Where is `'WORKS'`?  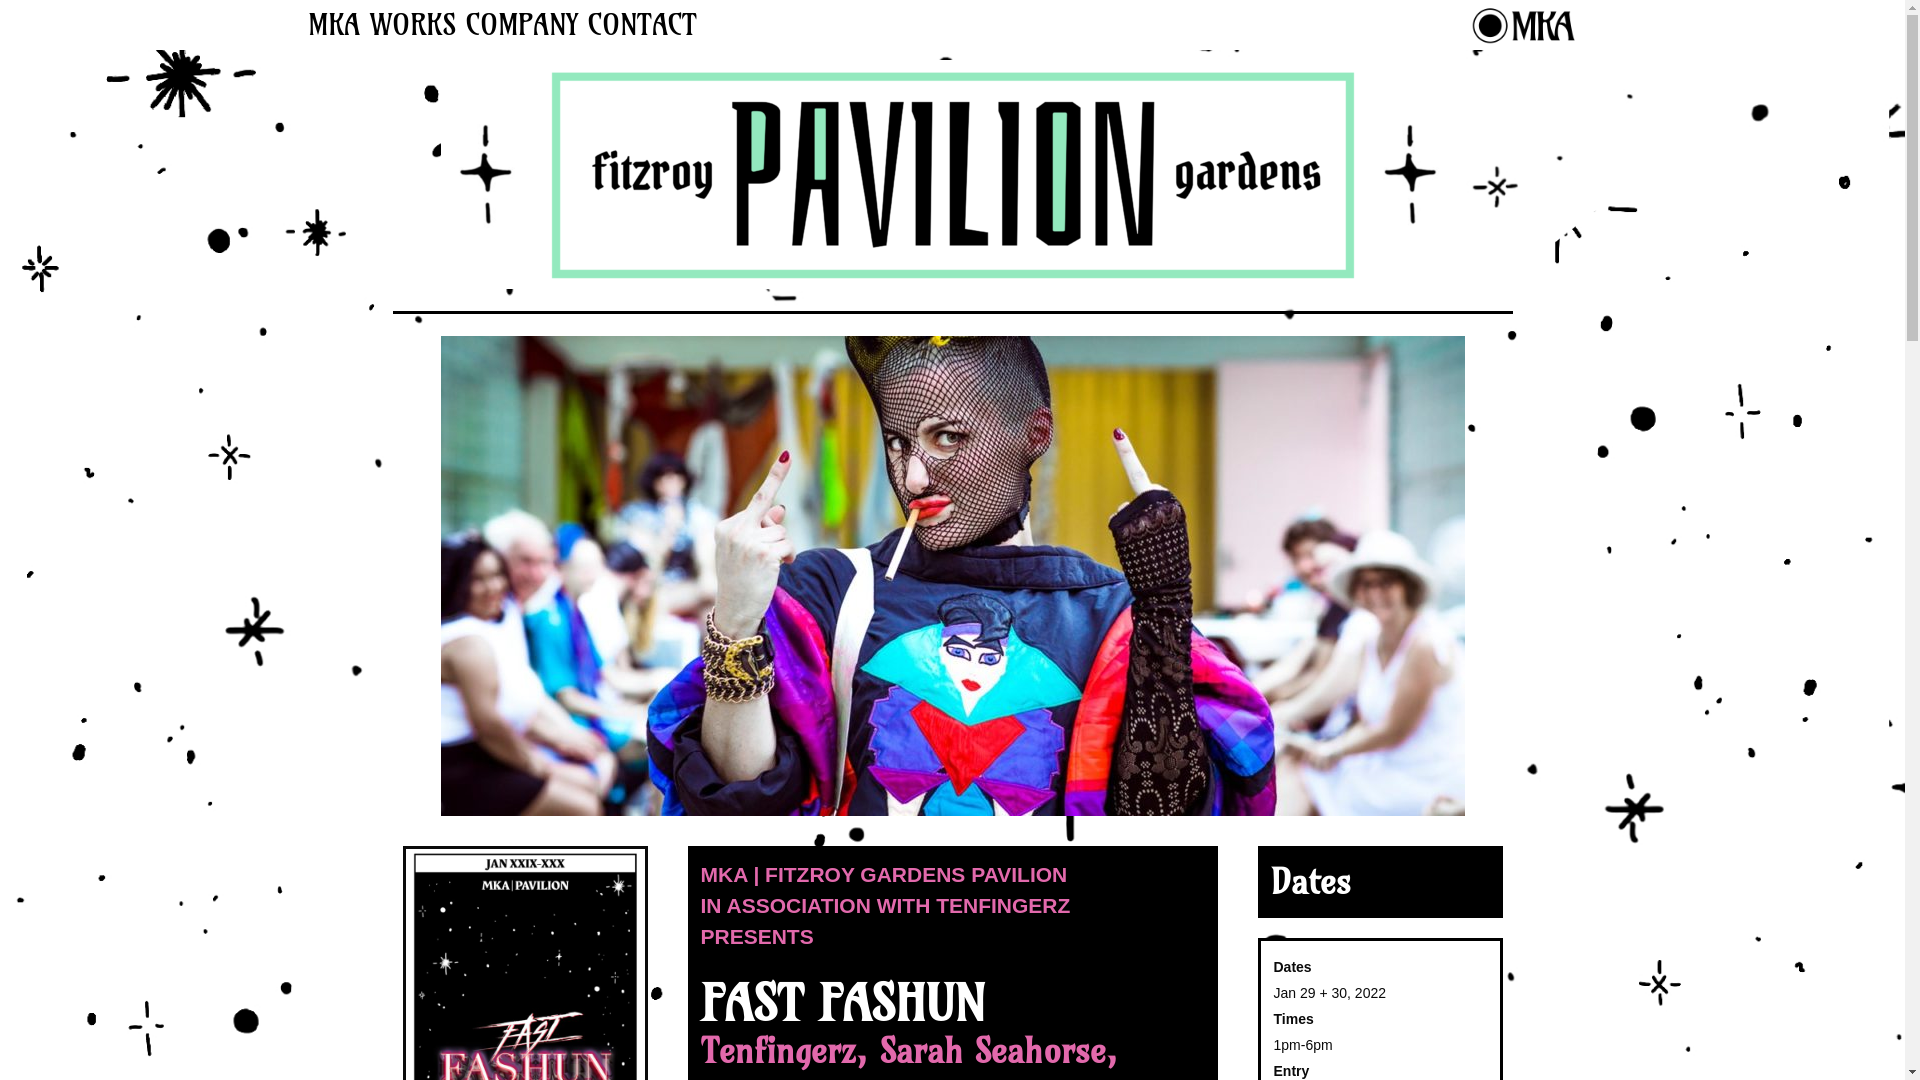 'WORKS' is located at coordinates (411, 24).